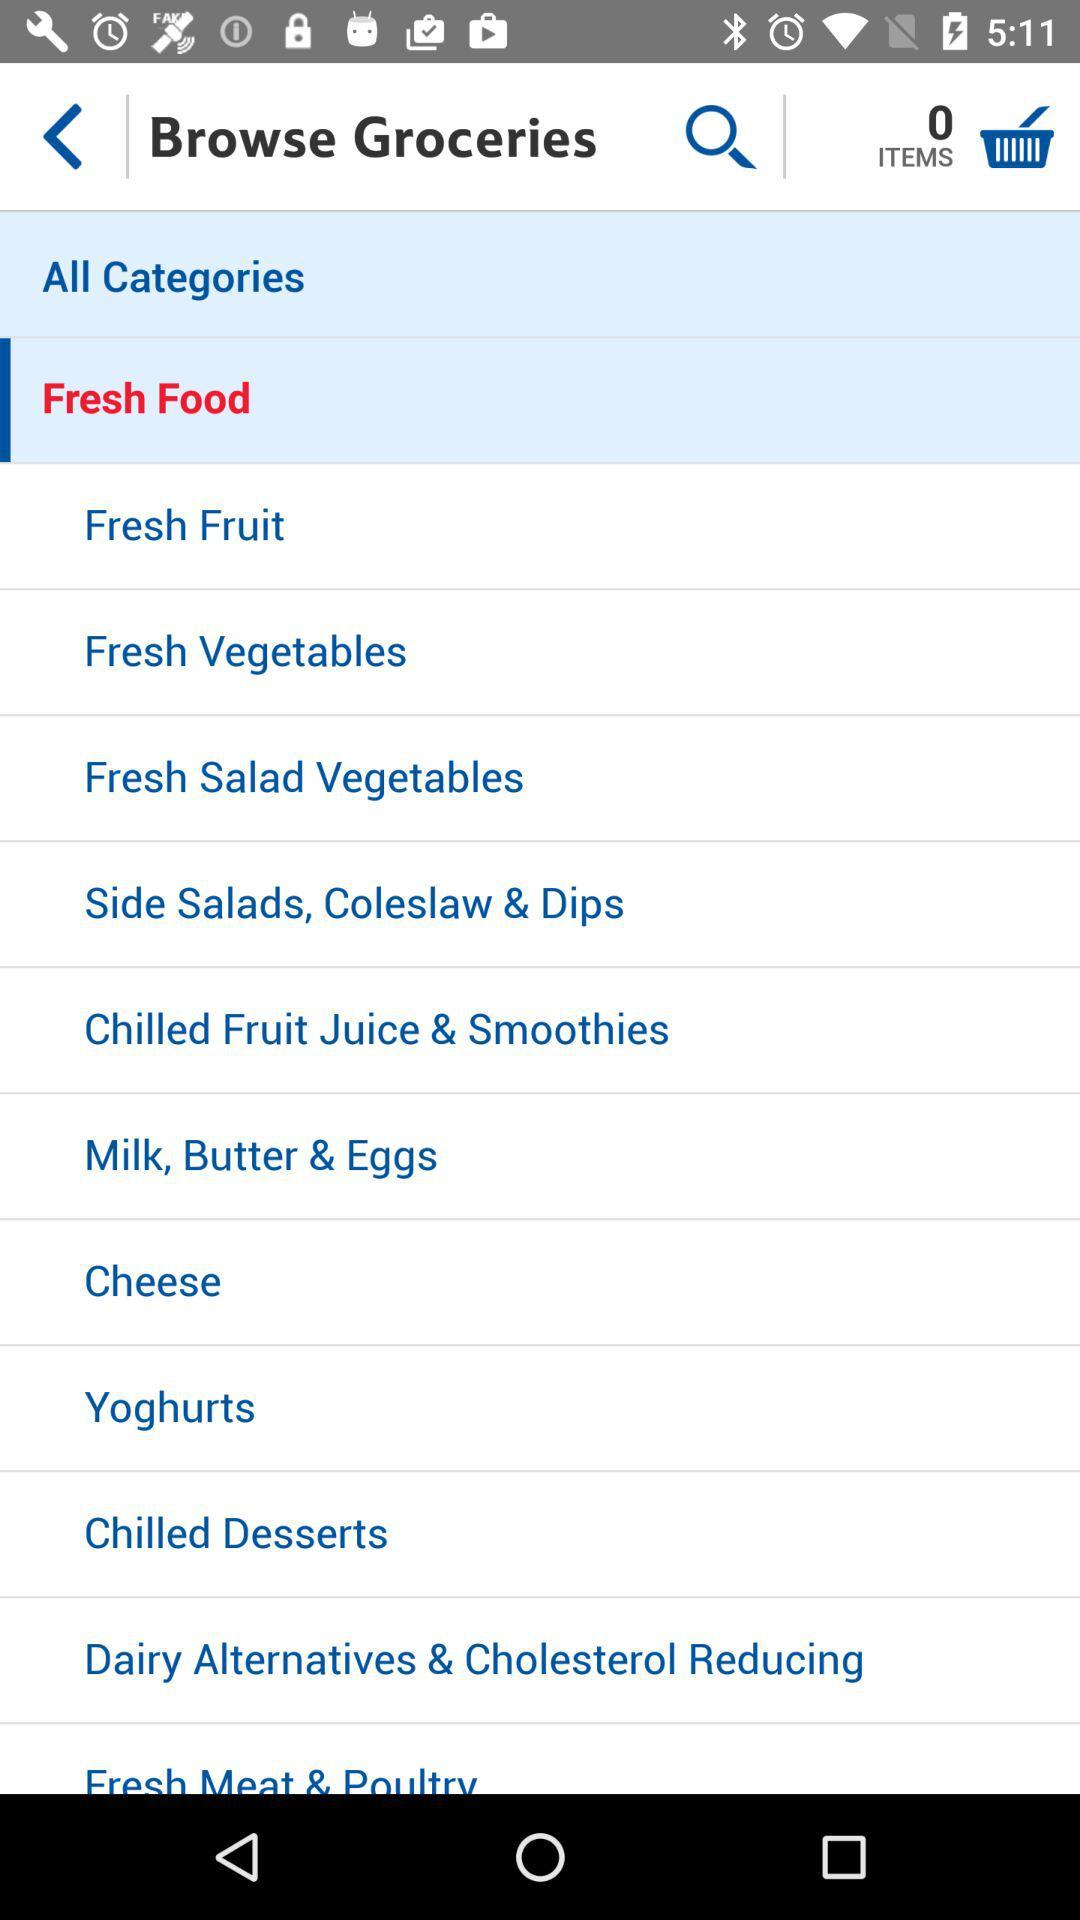 Image resolution: width=1080 pixels, height=1920 pixels. What do you see at coordinates (540, 1157) in the screenshot?
I see `milk, butter & eggs` at bounding box center [540, 1157].